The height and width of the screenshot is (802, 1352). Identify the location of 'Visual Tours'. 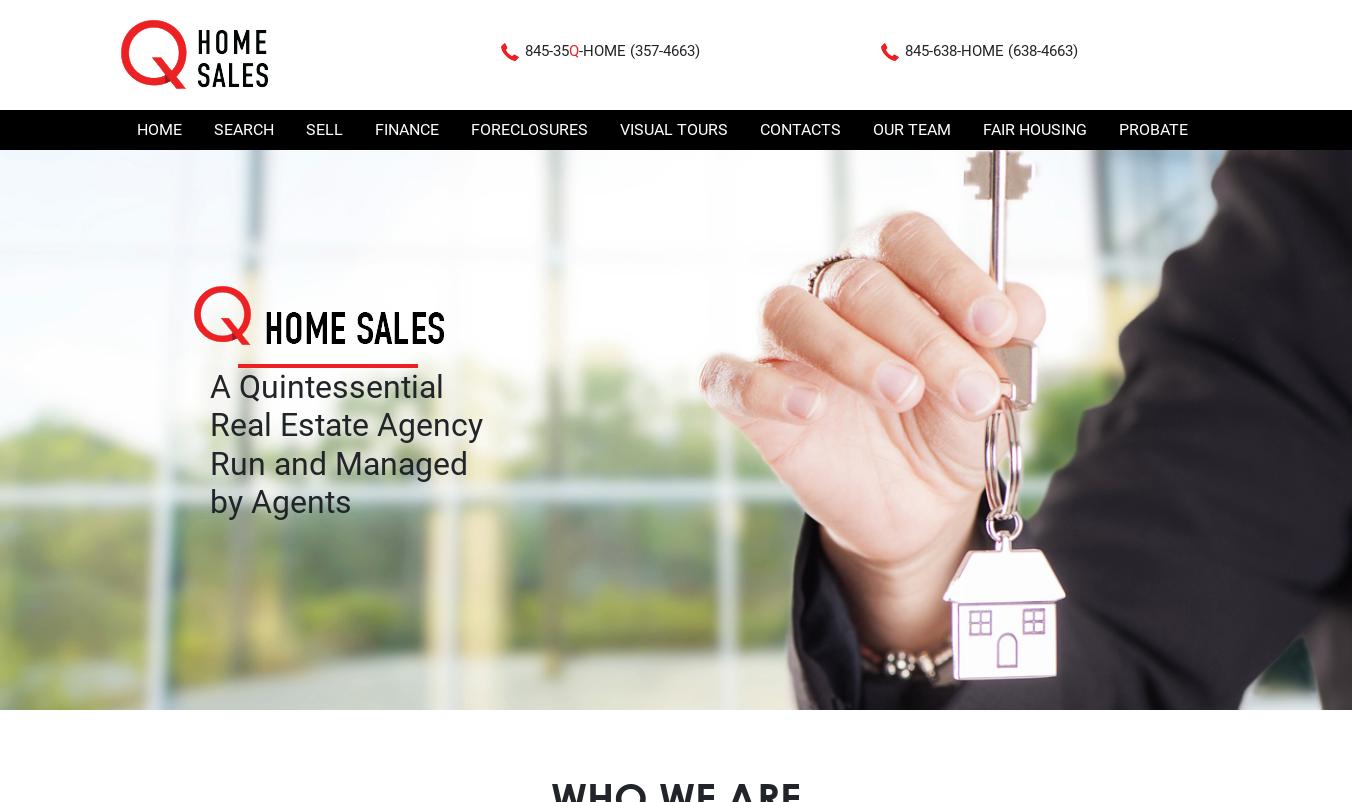
(620, 128).